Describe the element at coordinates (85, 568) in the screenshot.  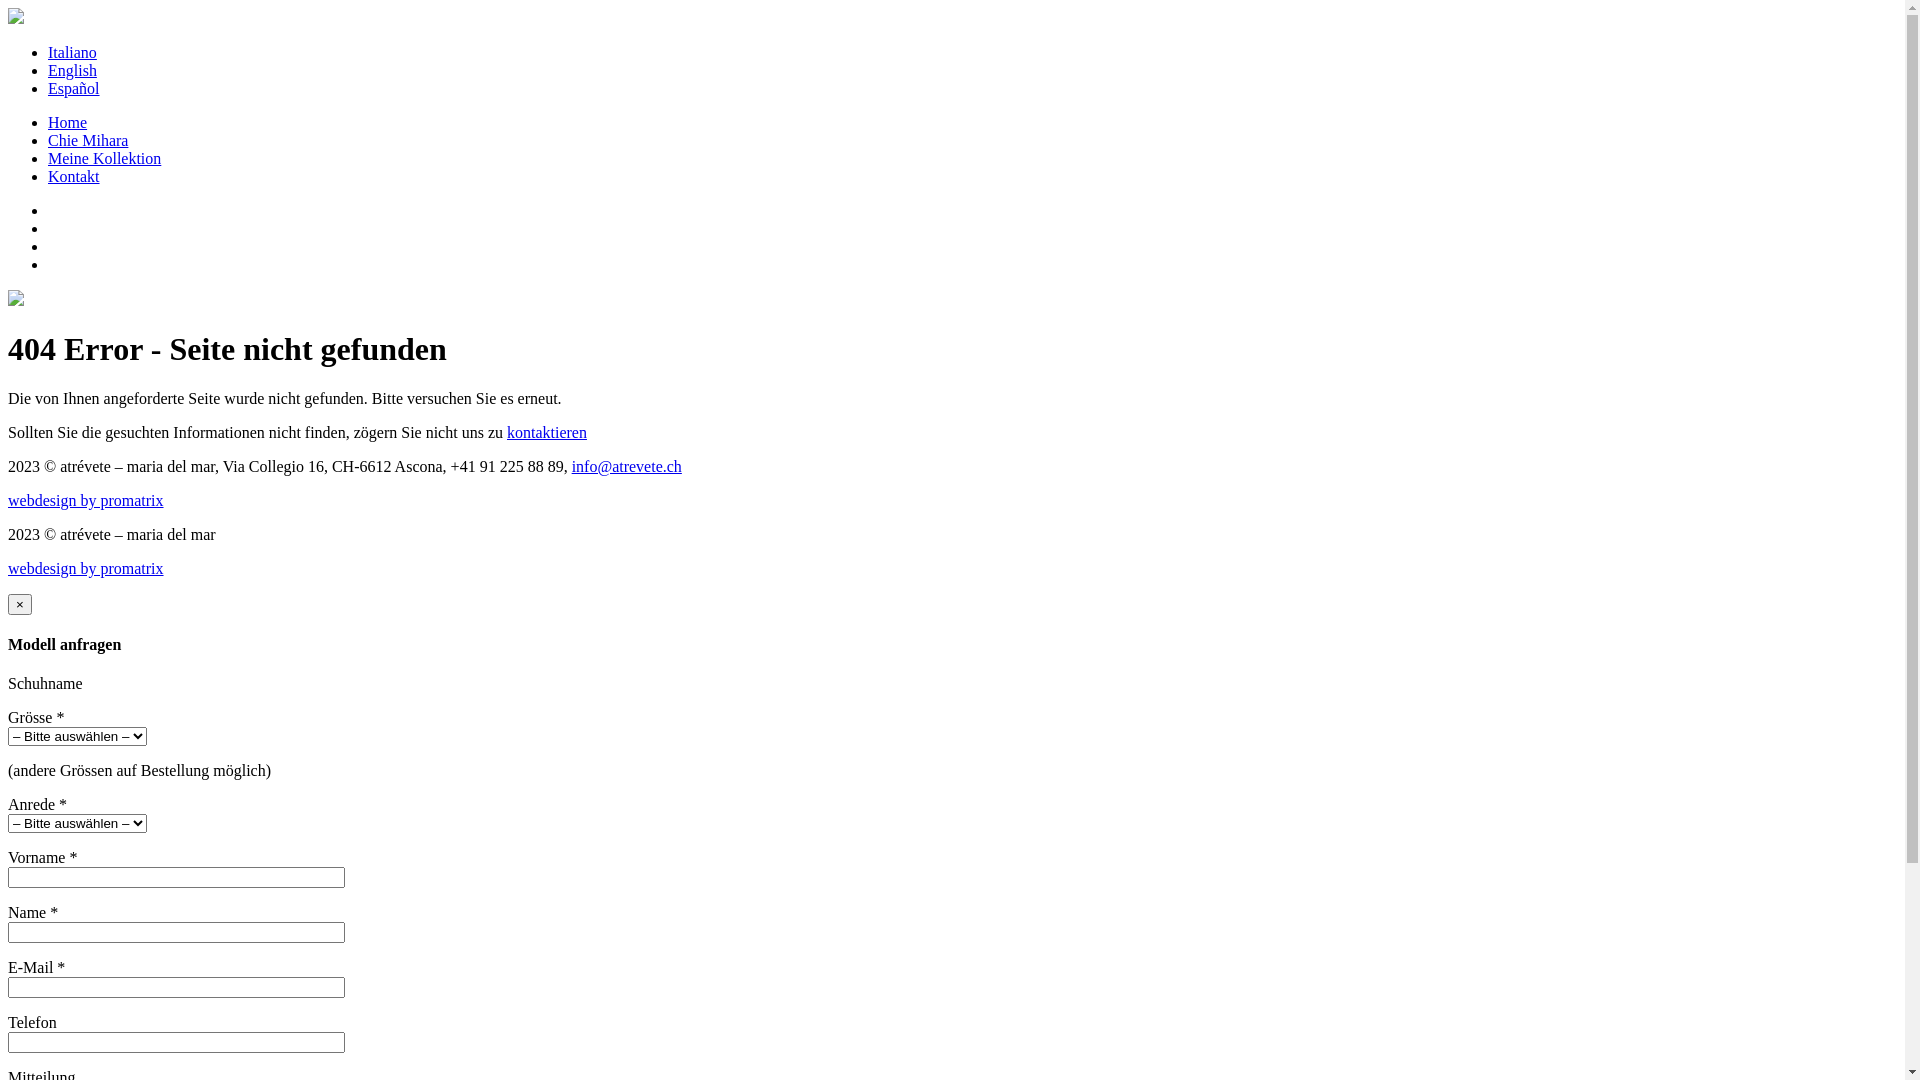
I see `'webdesign by promatrix'` at that location.